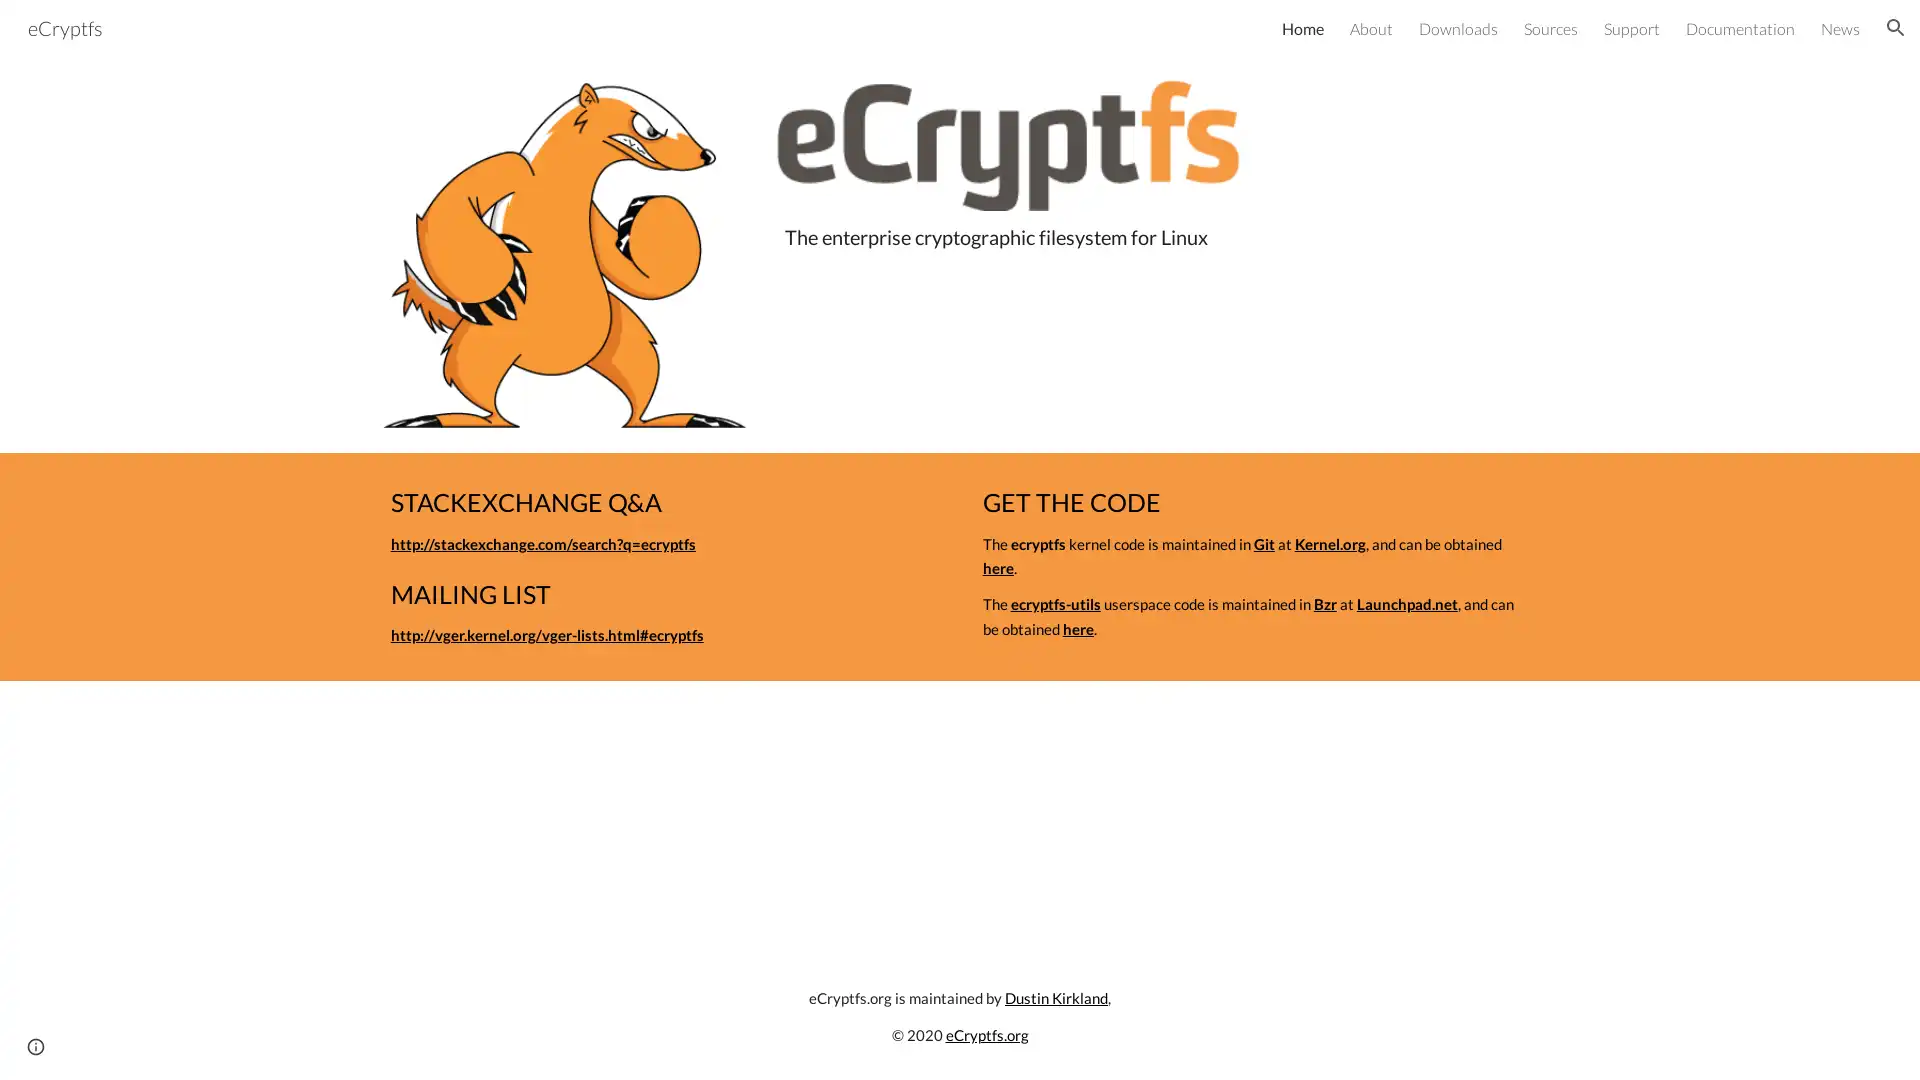 This screenshot has height=1080, width=1920. What do you see at coordinates (154, 1044) in the screenshot?
I see `Google Sites` at bounding box center [154, 1044].